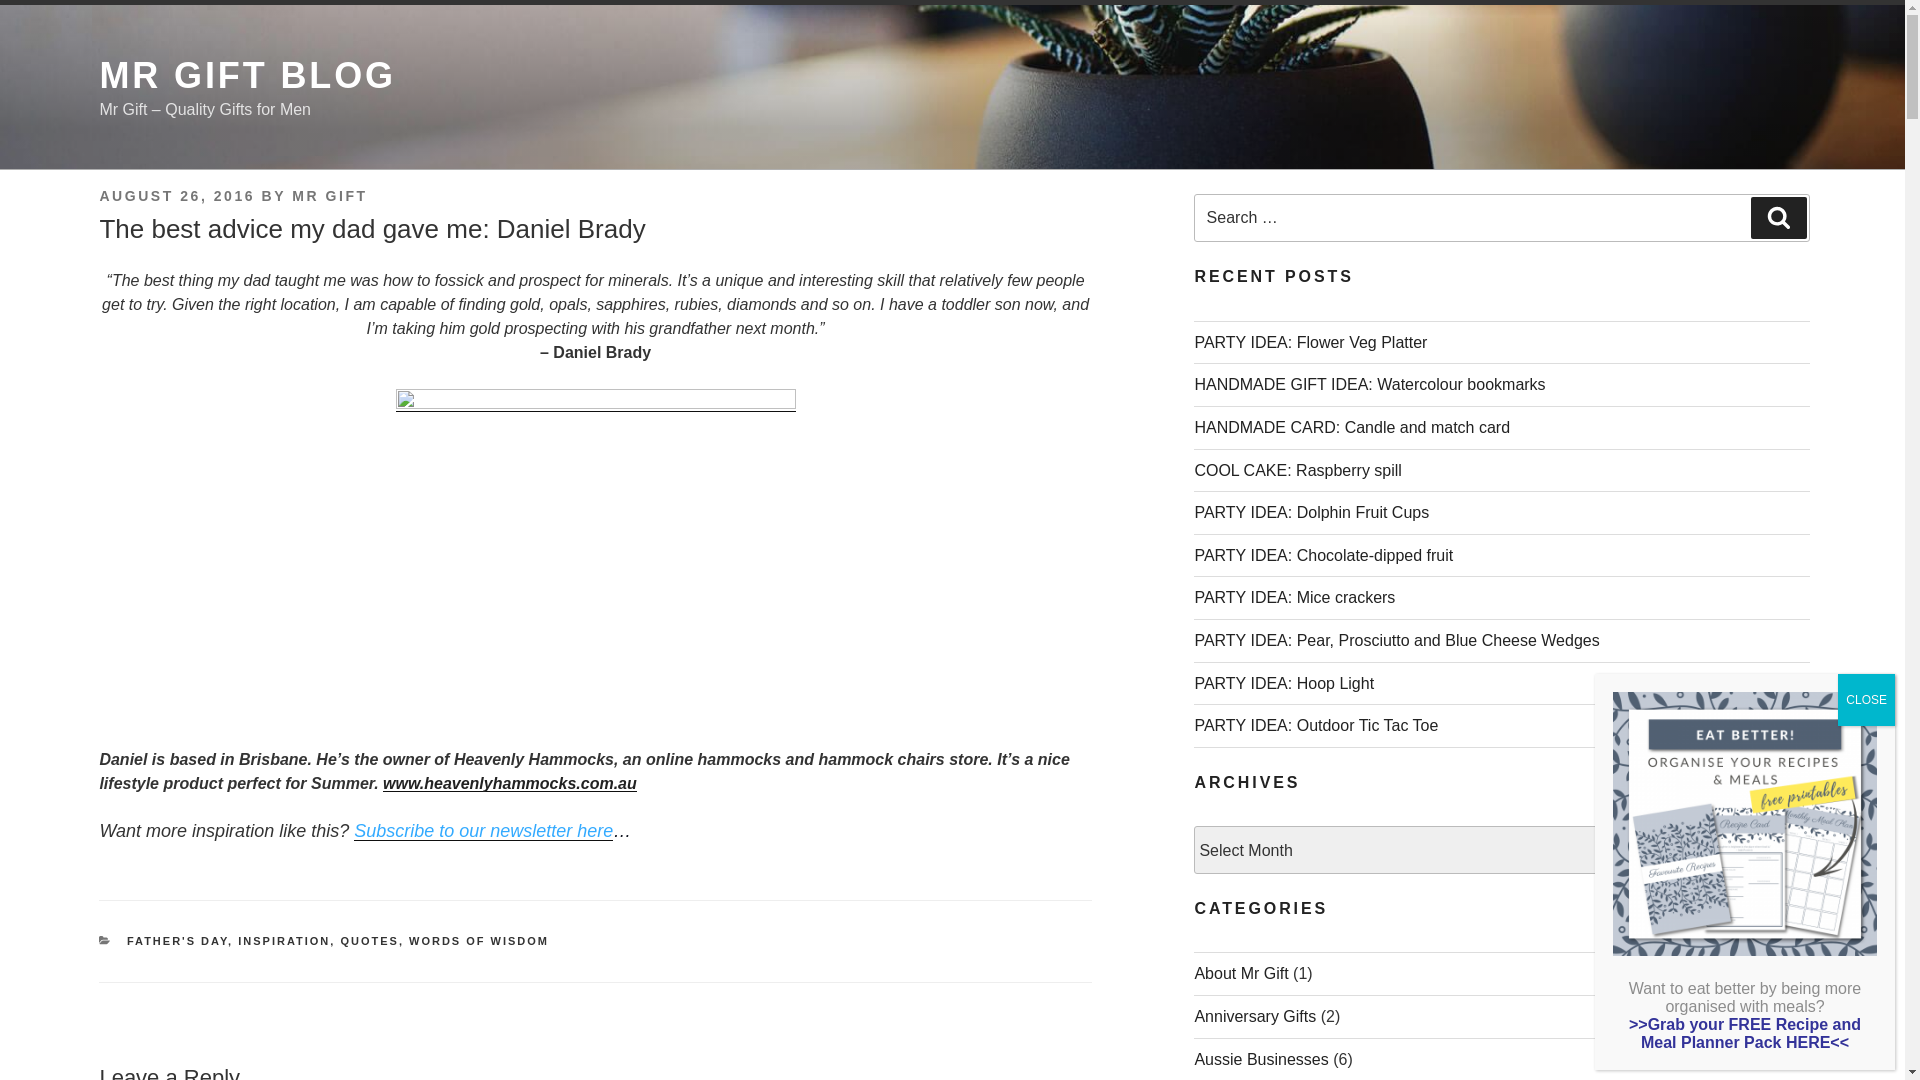  I want to click on 'INSPIRATION', so click(238, 941).